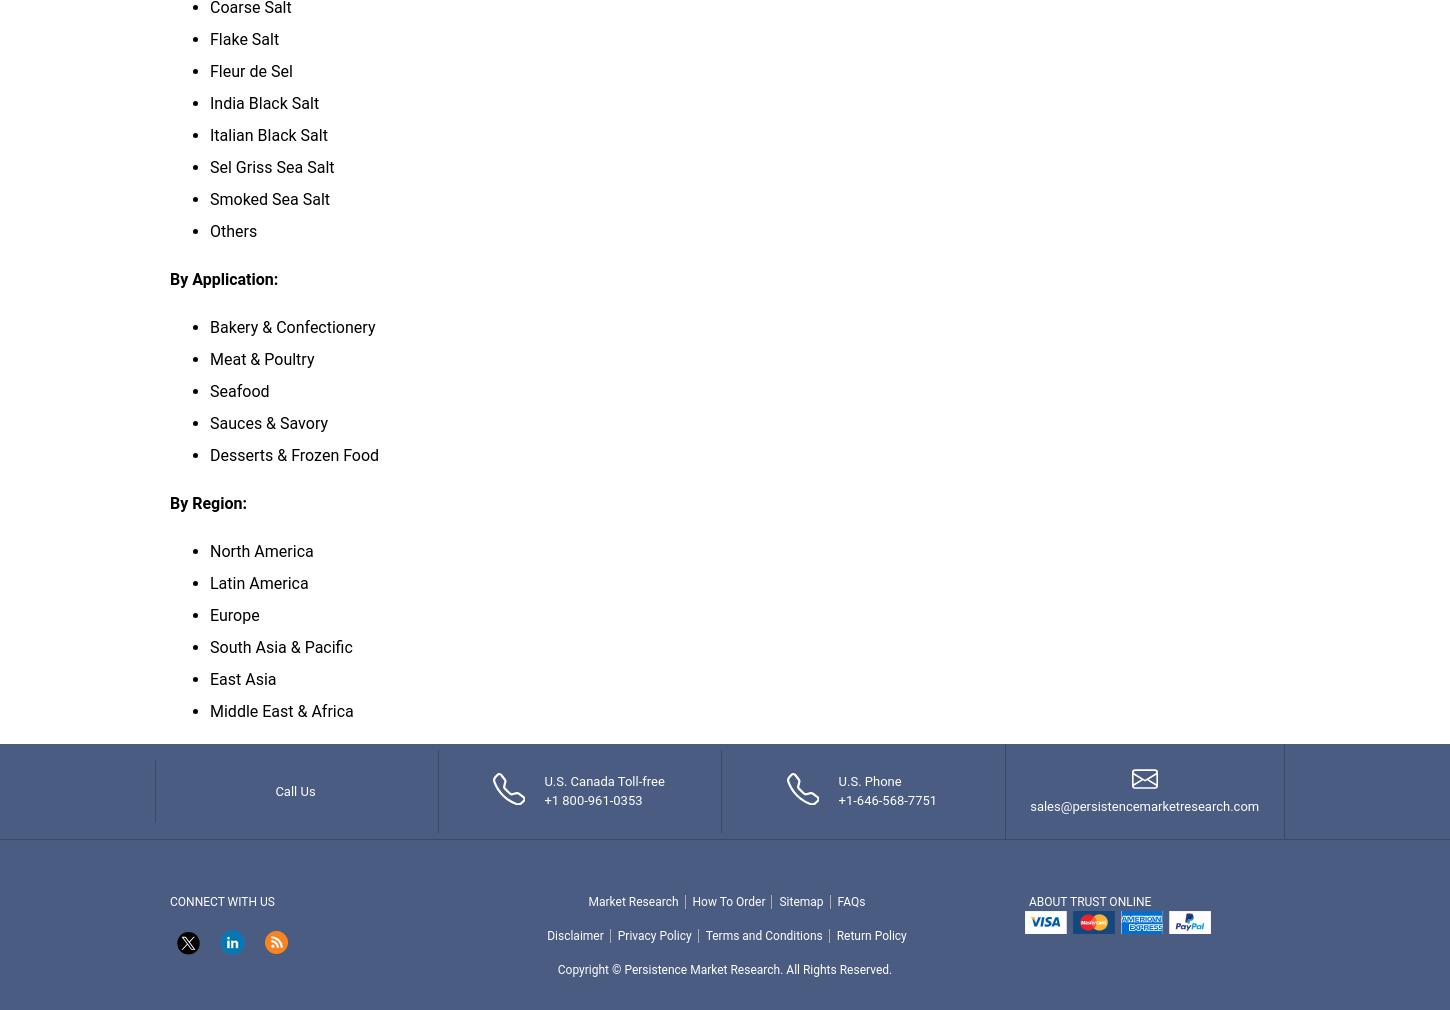  Describe the element at coordinates (233, 613) in the screenshot. I see `'Europe'` at that location.